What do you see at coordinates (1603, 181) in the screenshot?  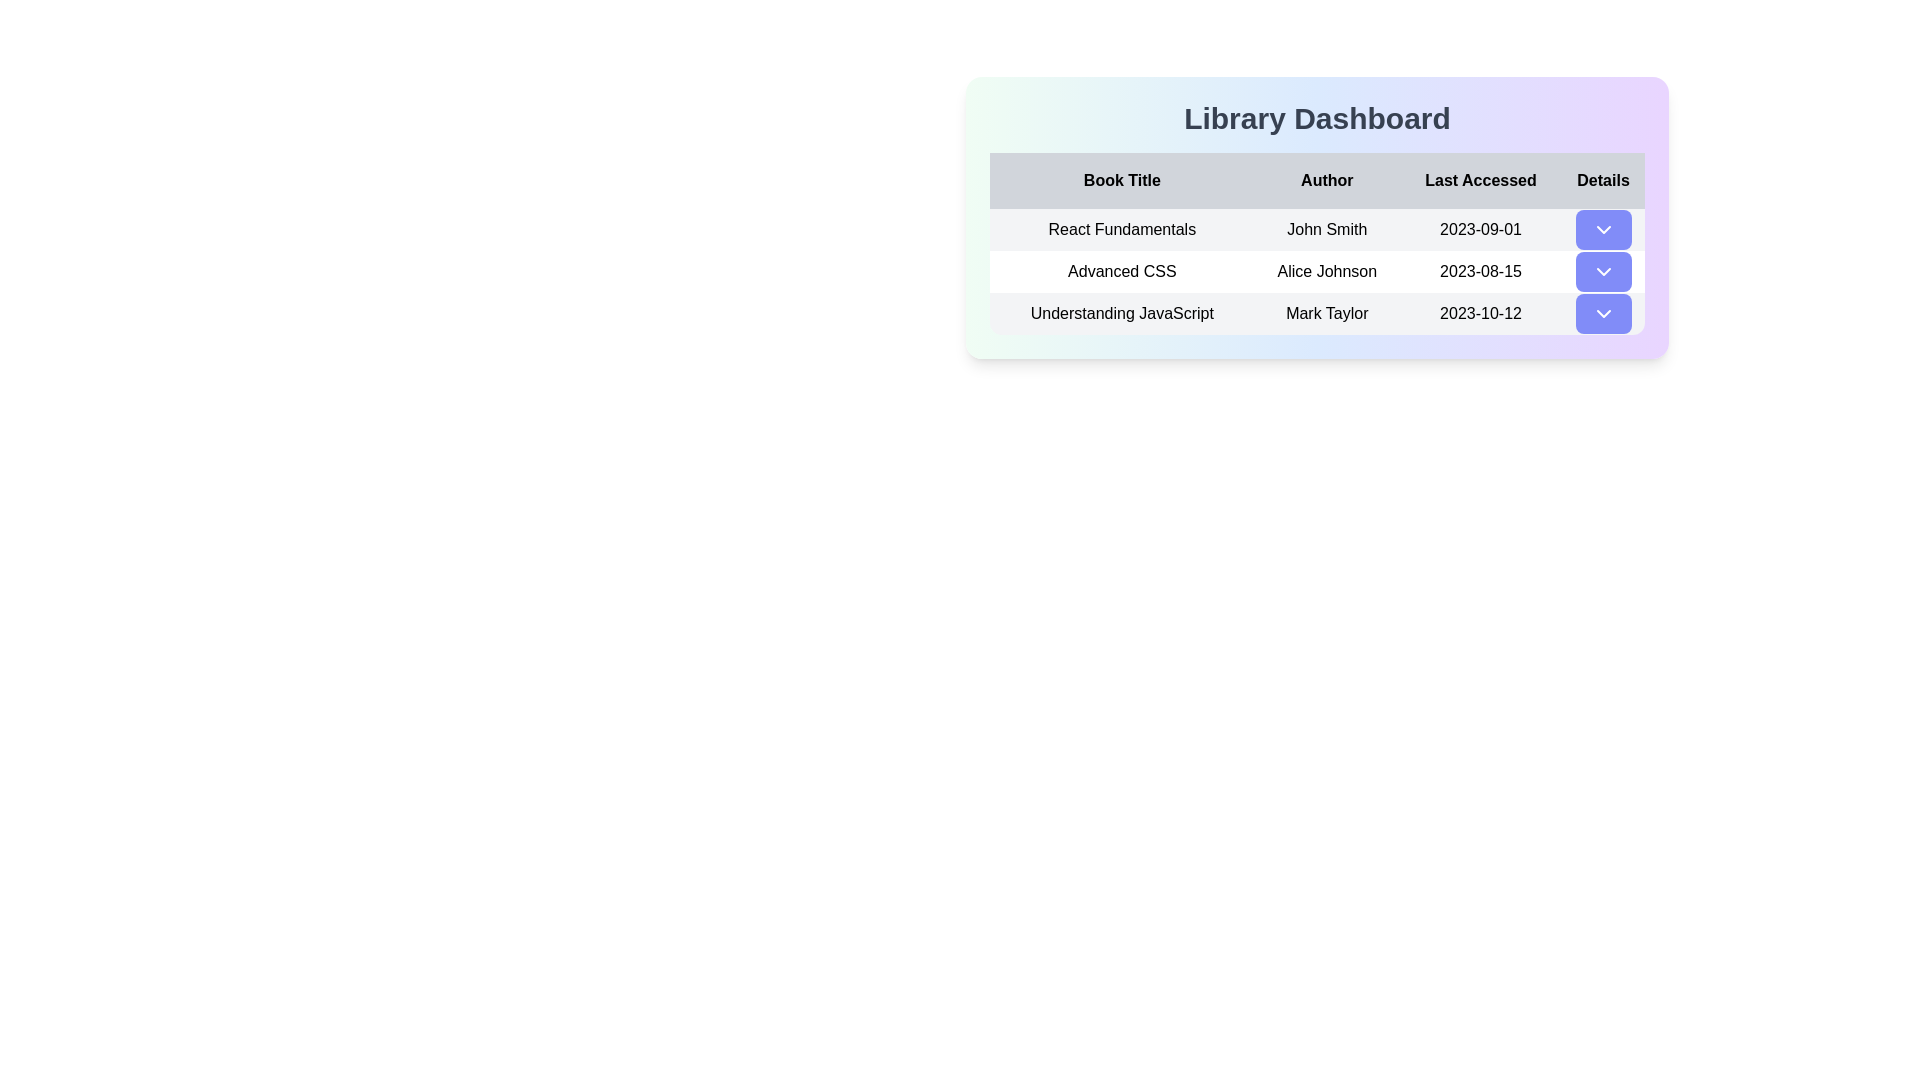 I see `the text label in the rightmost column header of the table, which indicates actions or information for each row, located next to the 'Last Accessed' column` at bounding box center [1603, 181].